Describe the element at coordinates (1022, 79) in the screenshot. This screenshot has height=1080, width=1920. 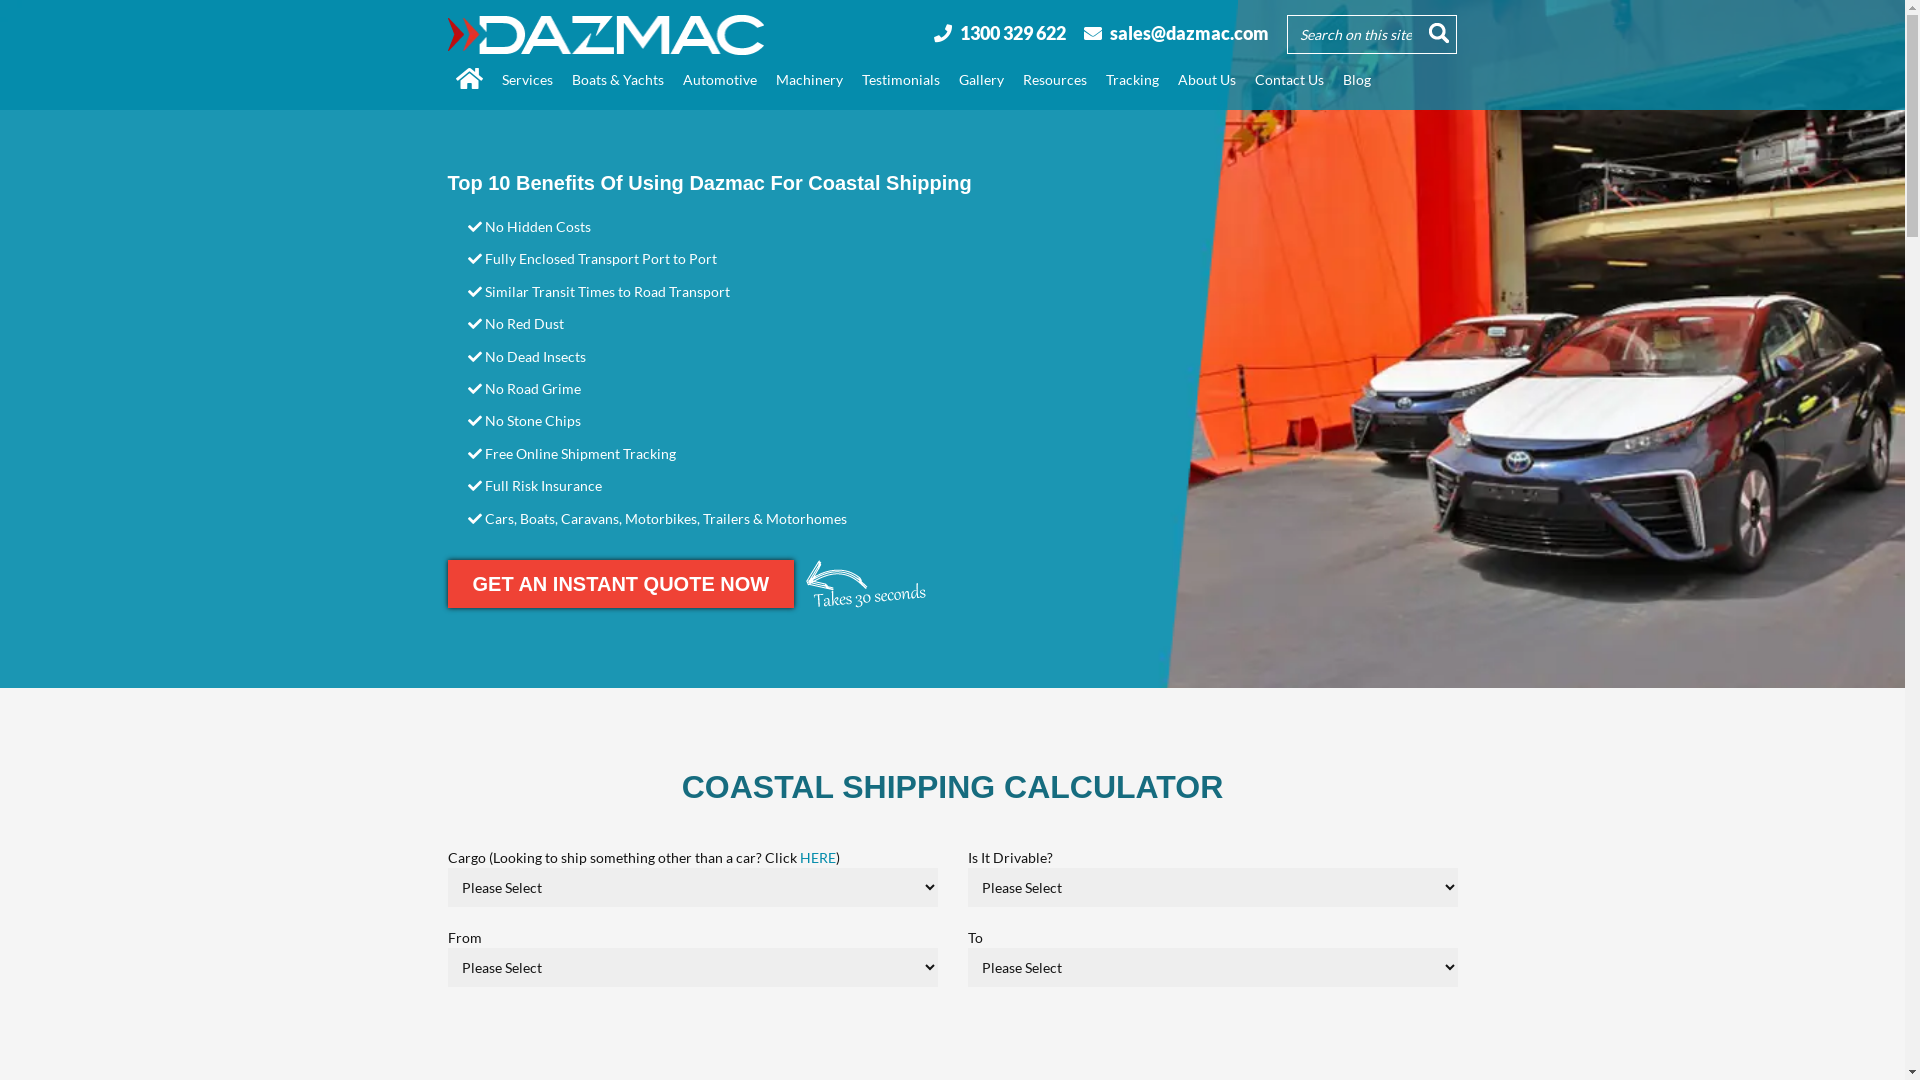
I see `'Resources'` at that location.